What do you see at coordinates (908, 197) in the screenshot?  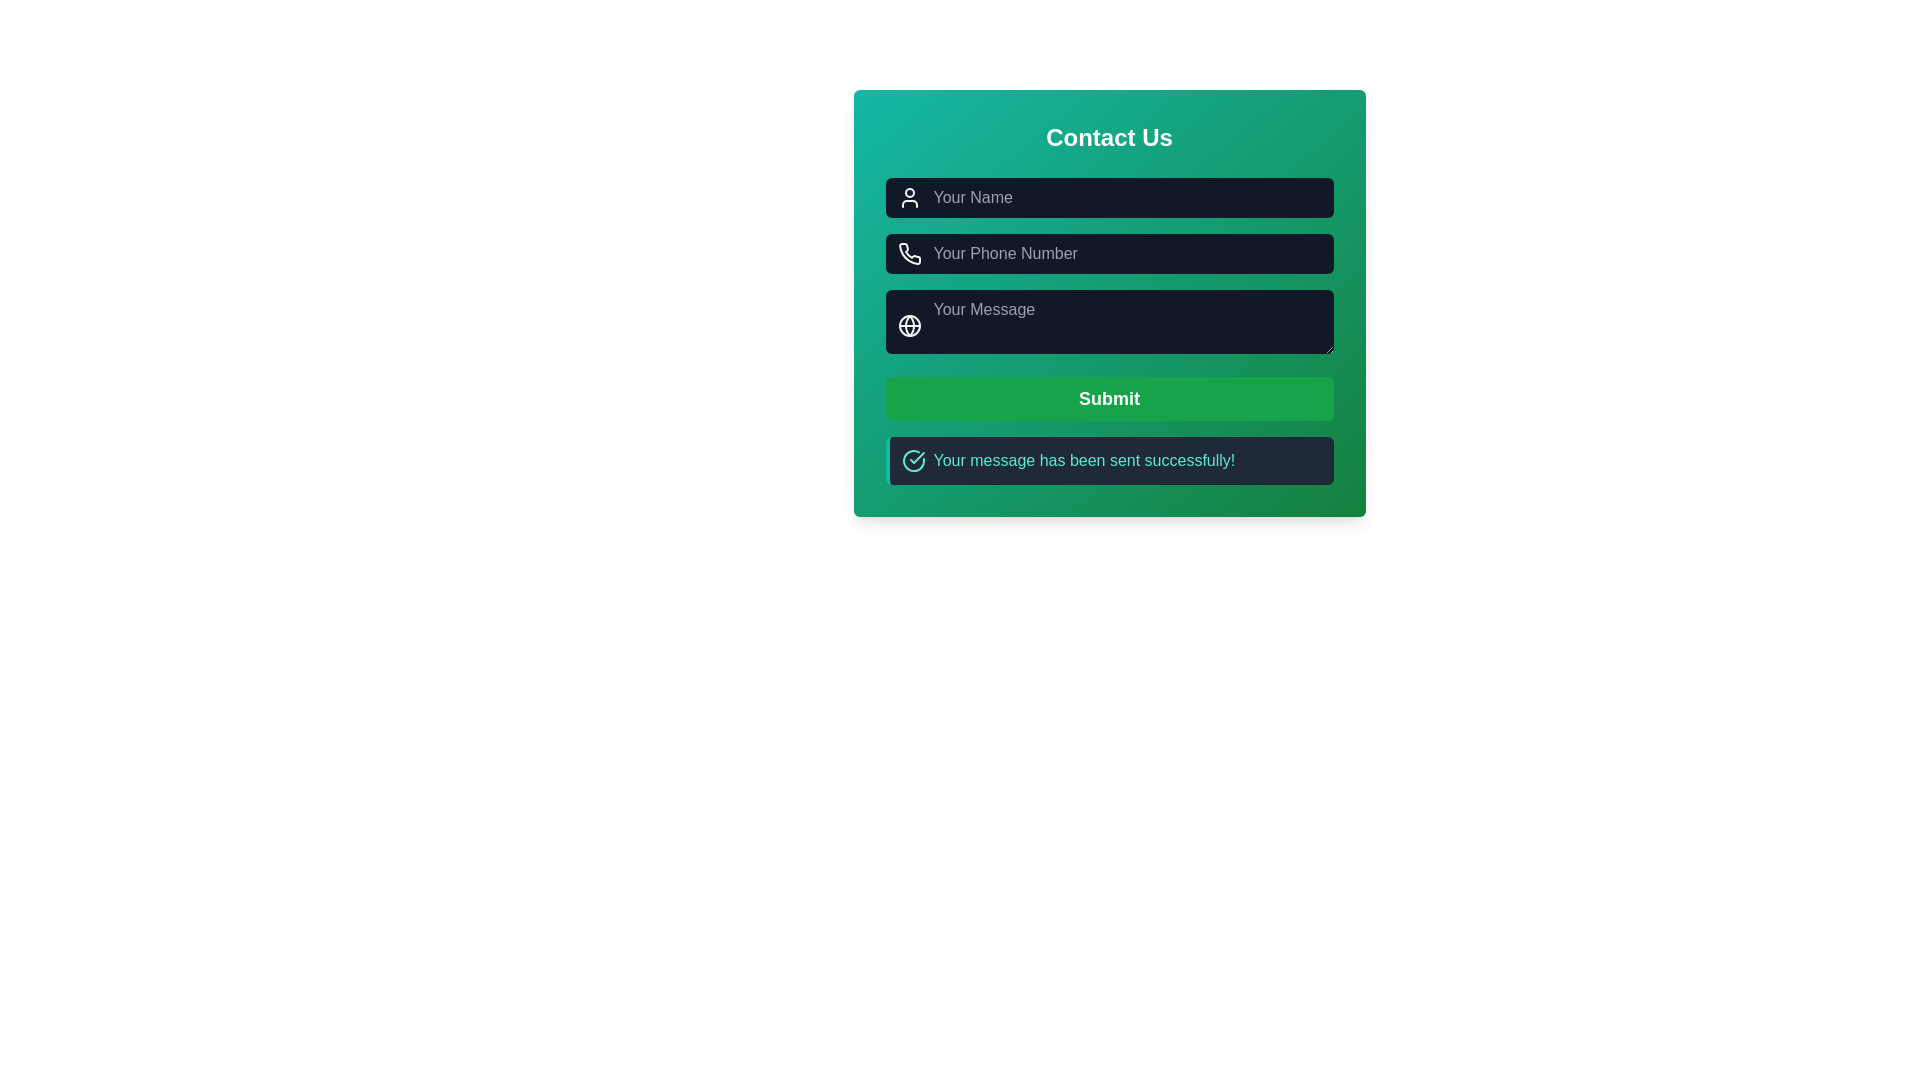 I see `the icon indicating the purpose of the input field for entering the user's name, located inside the 'Your Name' input field in the 'Contact Us' form` at bounding box center [908, 197].